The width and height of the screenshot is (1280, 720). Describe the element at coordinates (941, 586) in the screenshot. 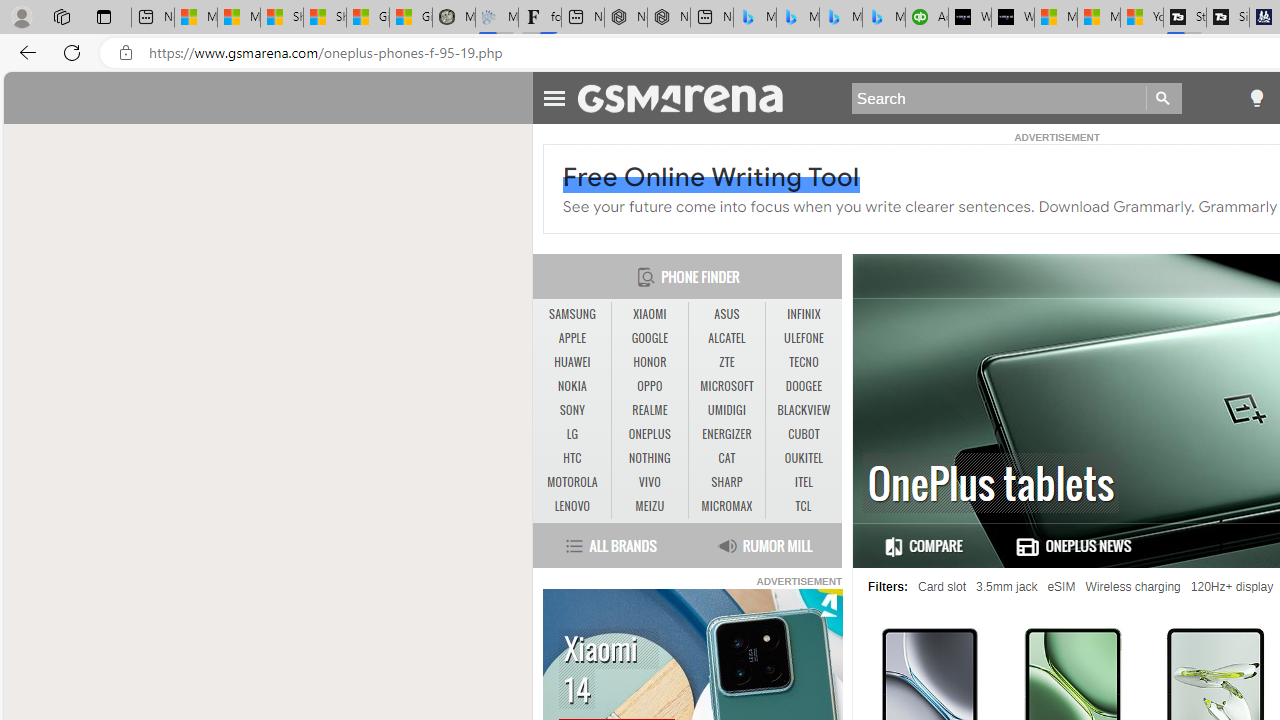

I see `'Card slot'` at that location.